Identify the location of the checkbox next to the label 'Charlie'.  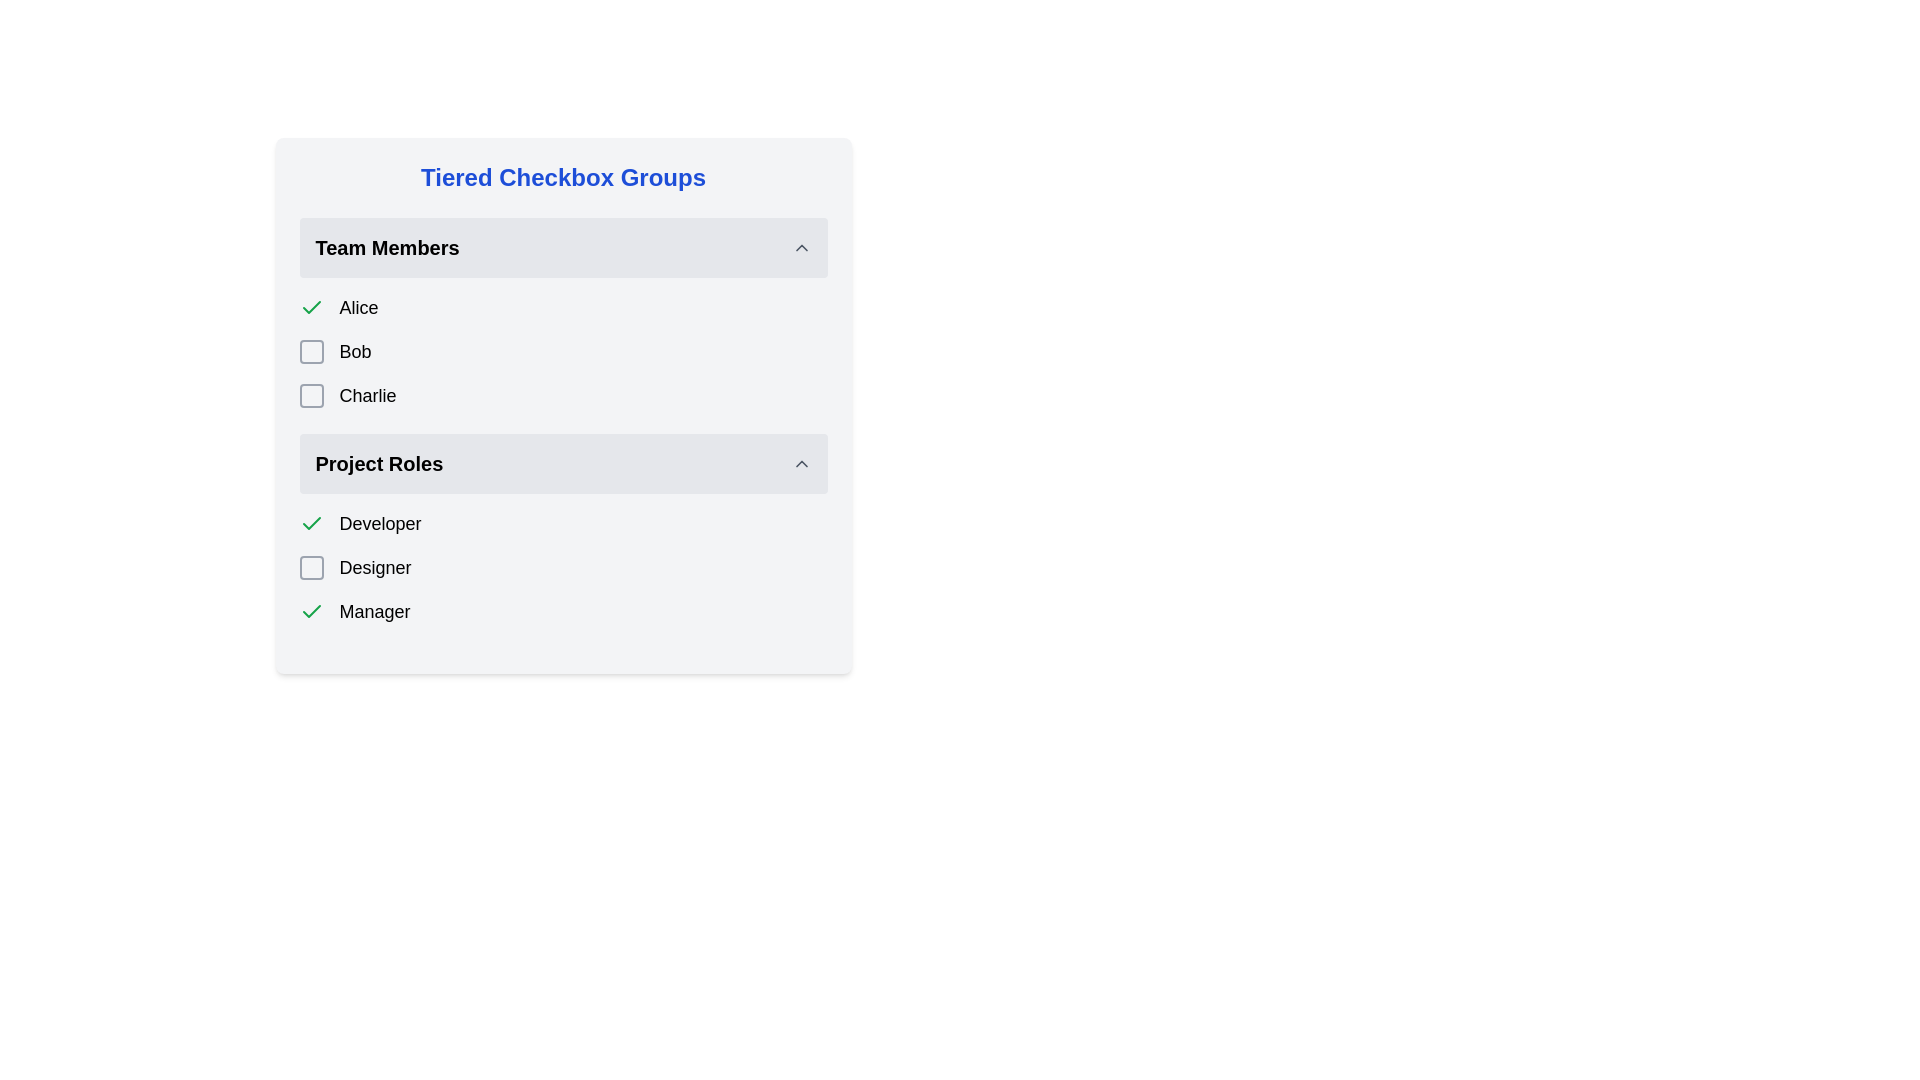
(310, 396).